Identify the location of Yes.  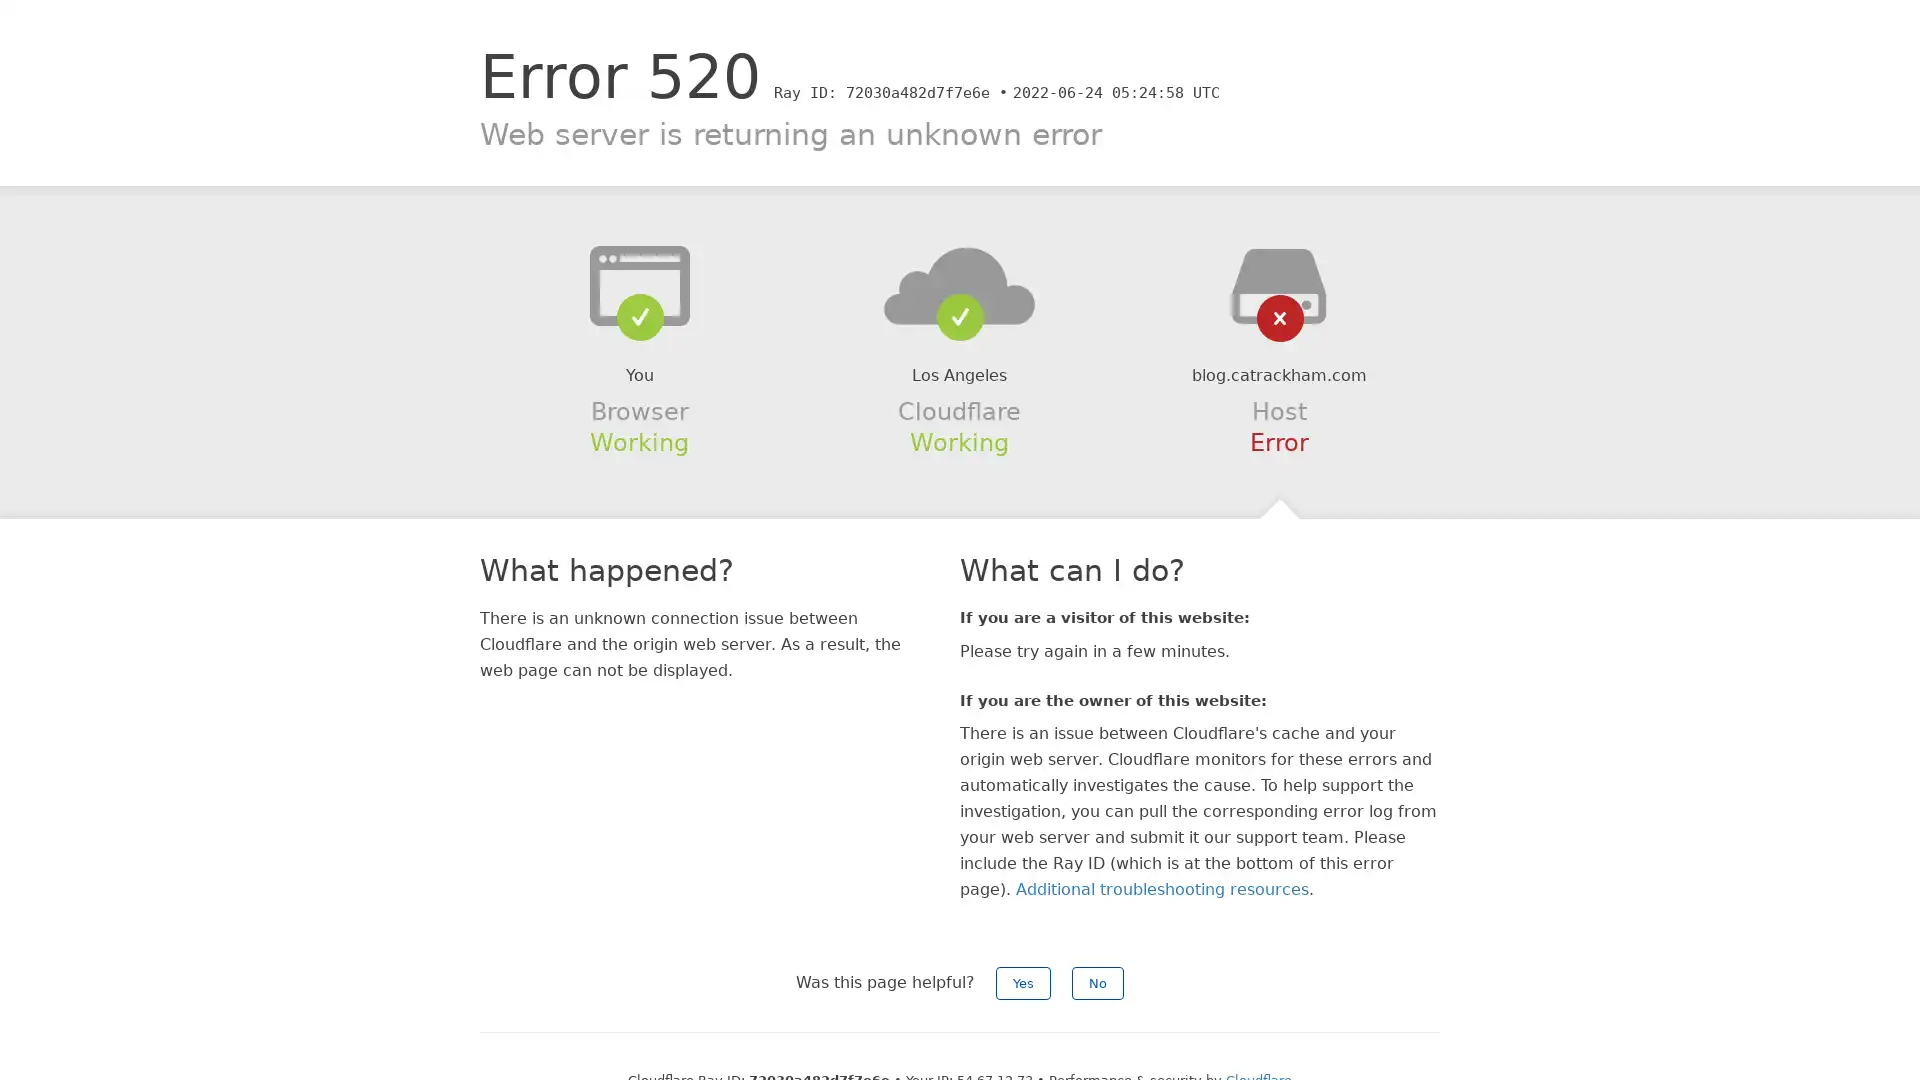
(1023, 982).